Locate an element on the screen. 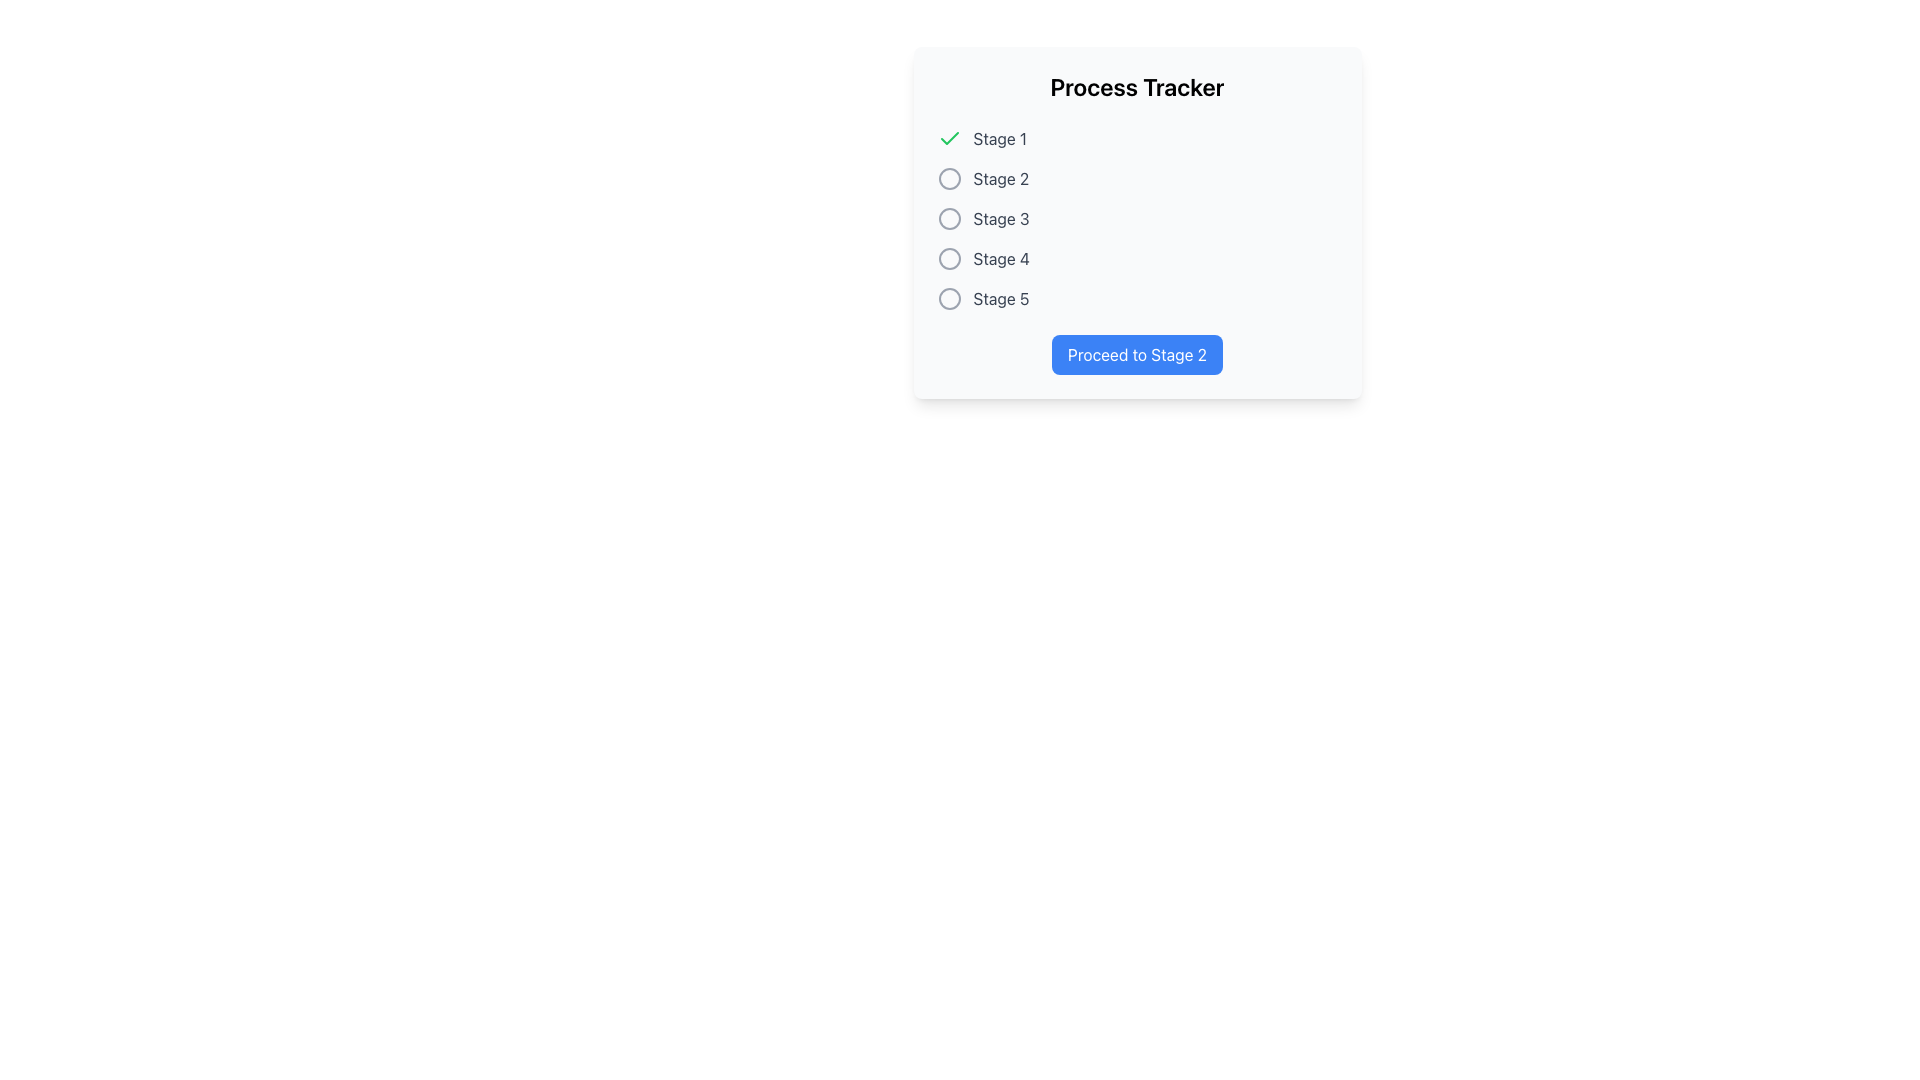 Image resolution: width=1920 pixels, height=1080 pixels. the 'Stage 1' text label, which is gray and positioned to the right of a green check icon indicating the completion of the stage is located at coordinates (1000, 137).